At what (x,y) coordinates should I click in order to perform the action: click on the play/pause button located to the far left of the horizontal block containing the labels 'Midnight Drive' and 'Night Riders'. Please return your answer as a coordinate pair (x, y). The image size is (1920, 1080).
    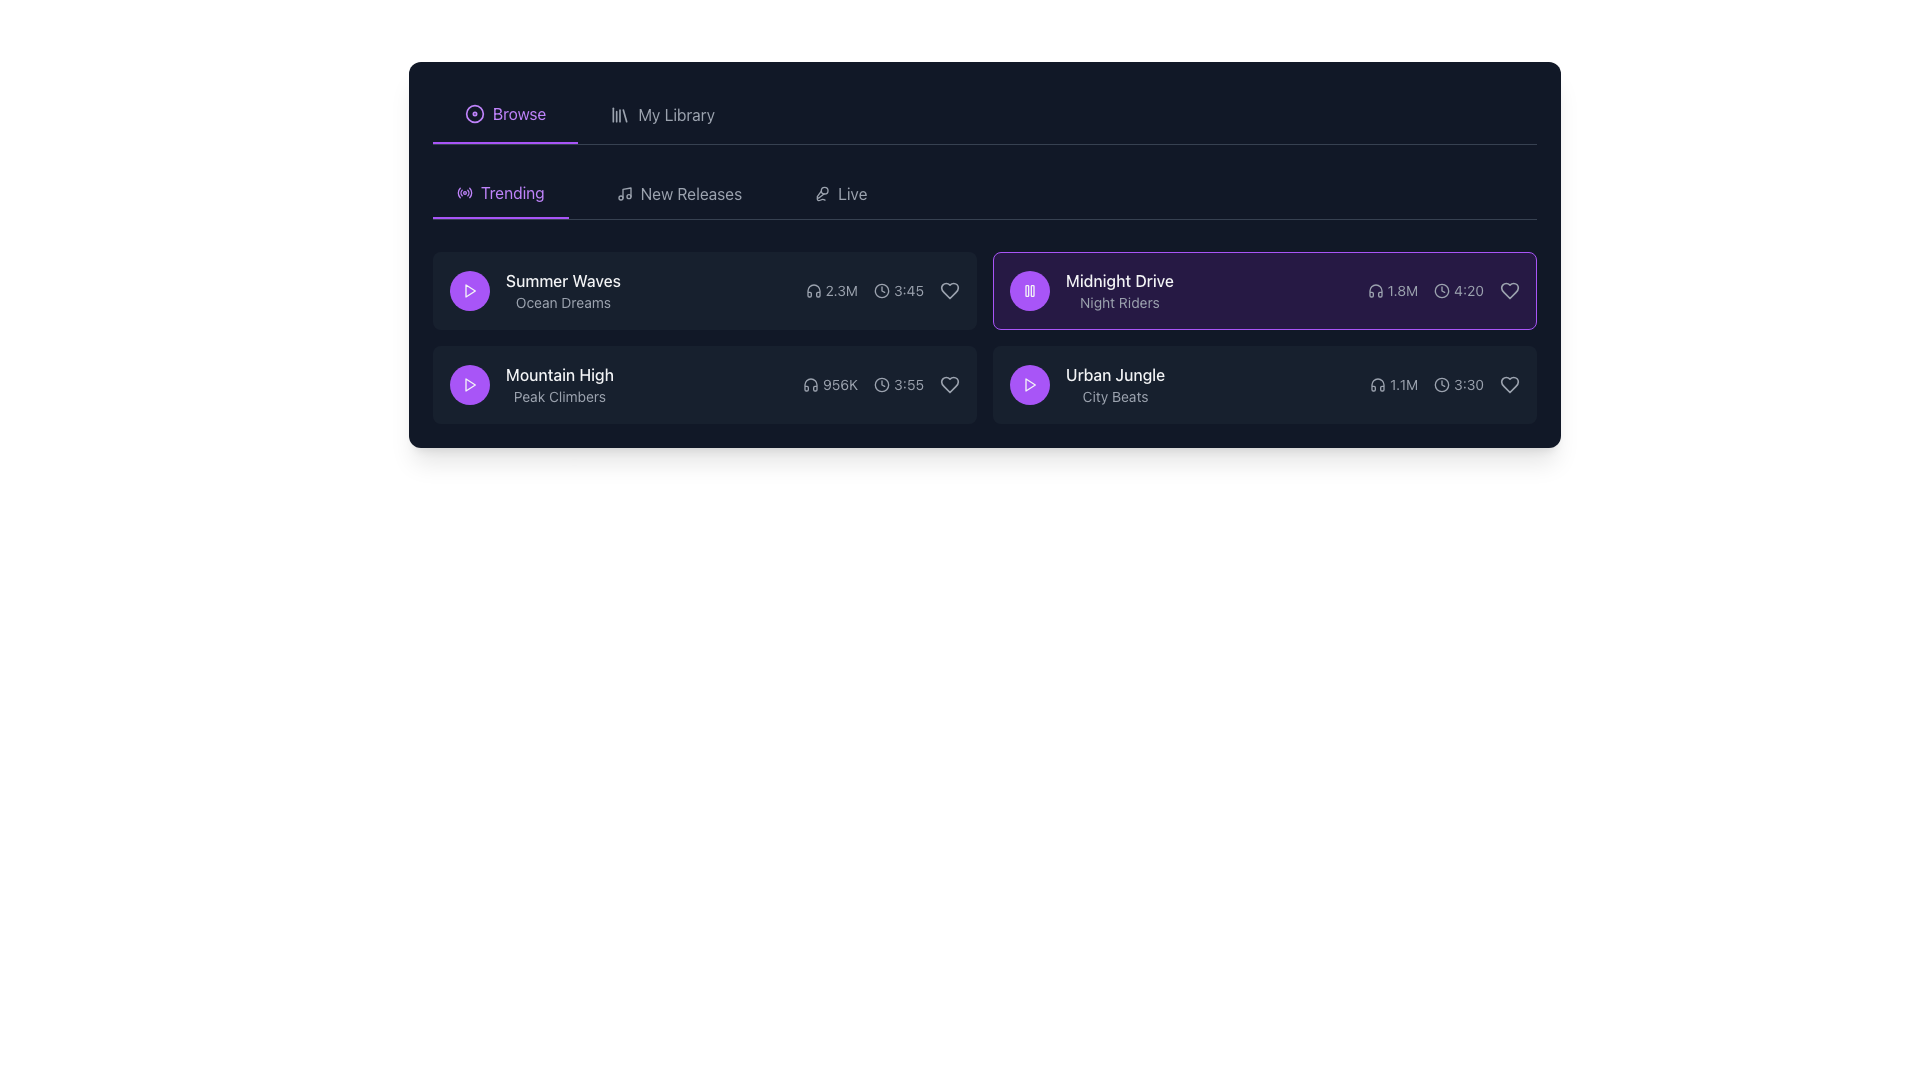
    Looking at the image, I should click on (1030, 290).